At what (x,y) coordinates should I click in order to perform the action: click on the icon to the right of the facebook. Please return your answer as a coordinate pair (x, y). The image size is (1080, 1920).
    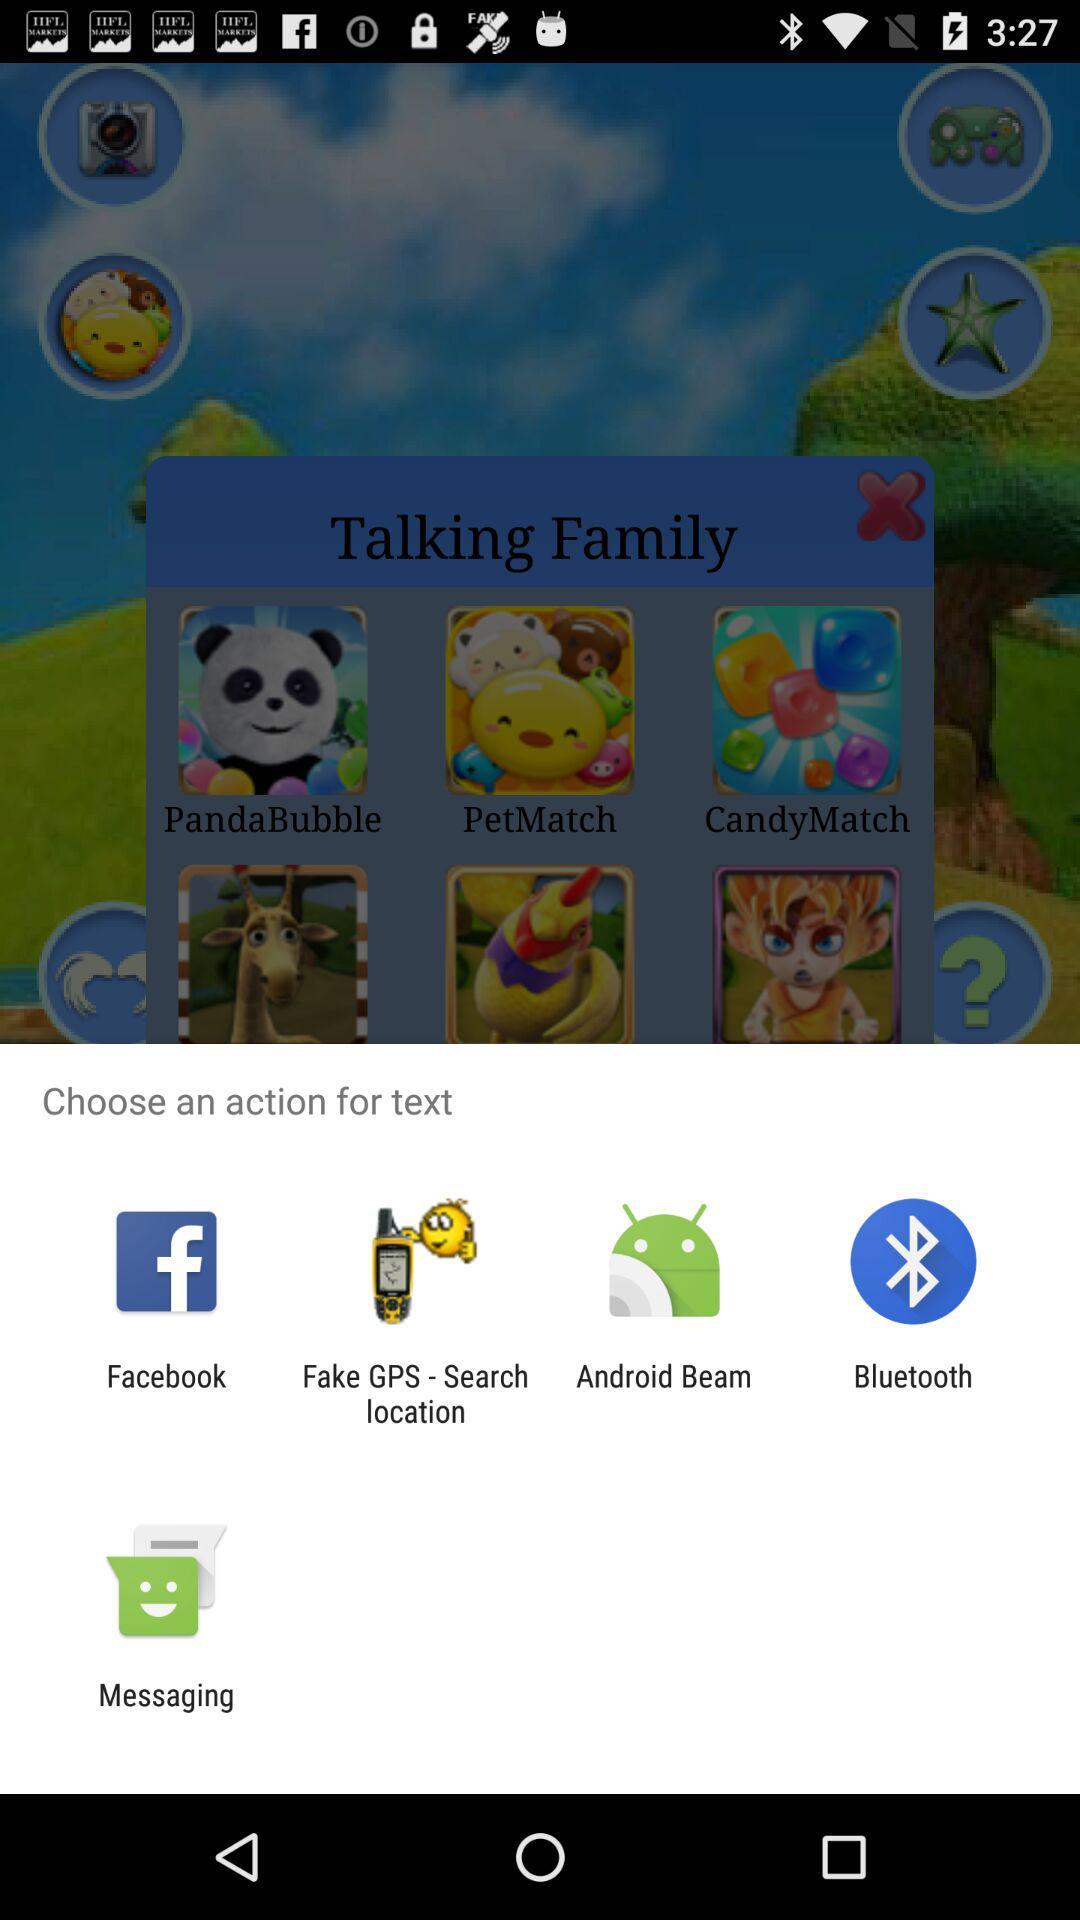
    Looking at the image, I should click on (414, 1392).